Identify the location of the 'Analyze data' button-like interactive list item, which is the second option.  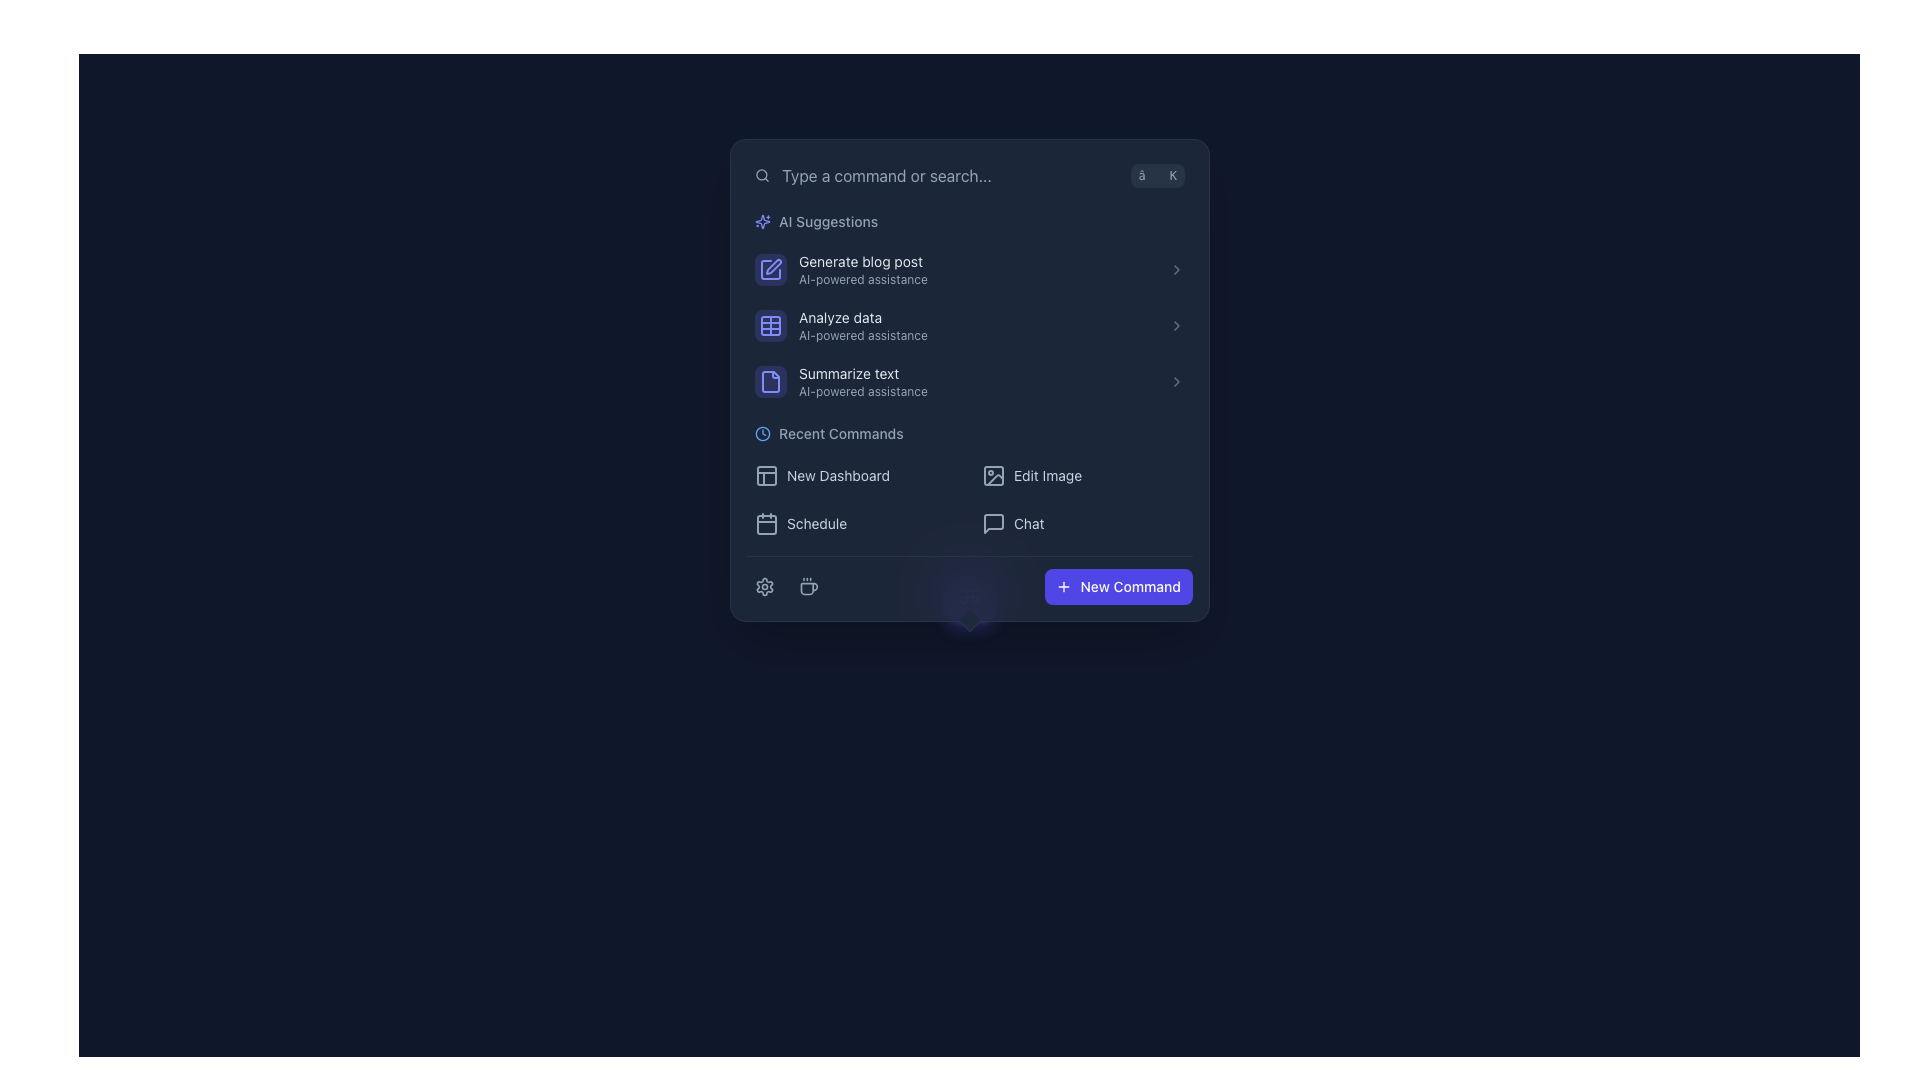
(969, 325).